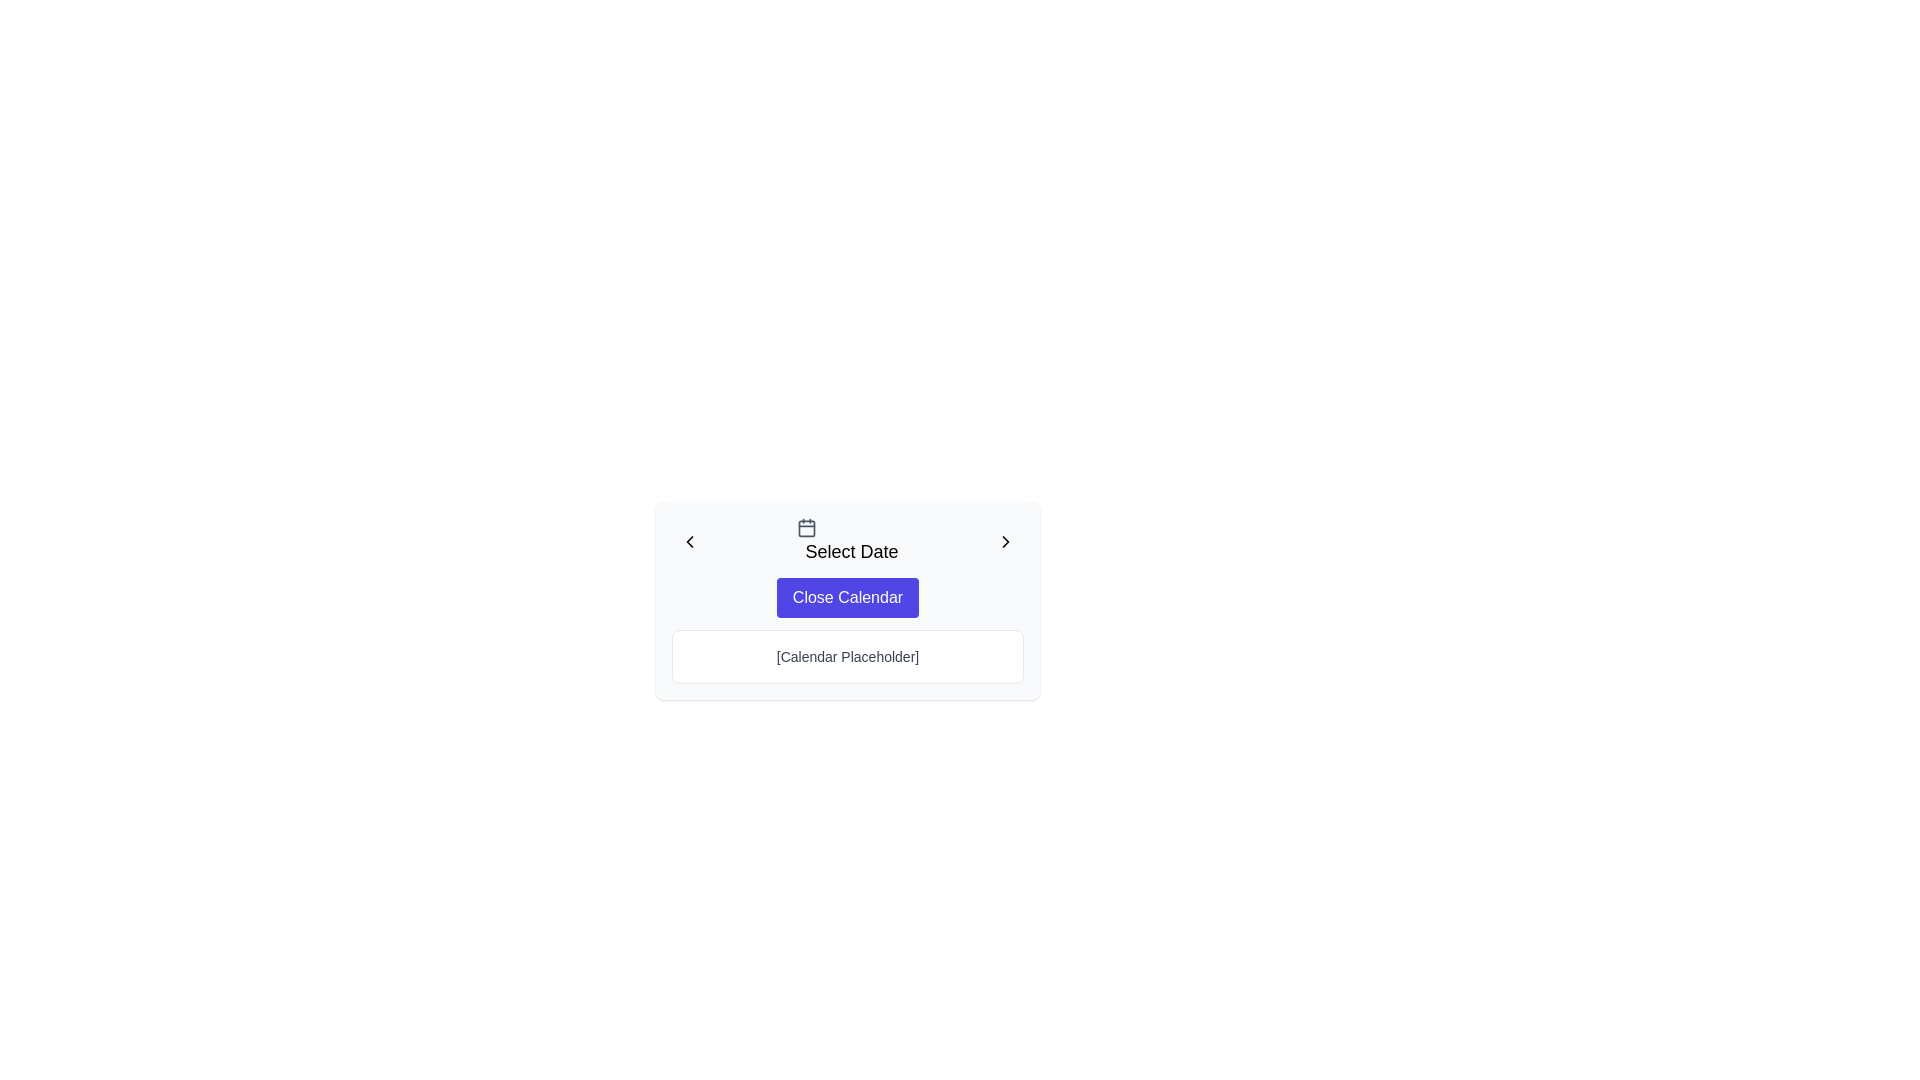  What do you see at coordinates (851, 551) in the screenshot?
I see `the text label that informs users about selecting a date, positioned horizontally centered next to the calendar icon, above the 'Close Calendar' button` at bounding box center [851, 551].